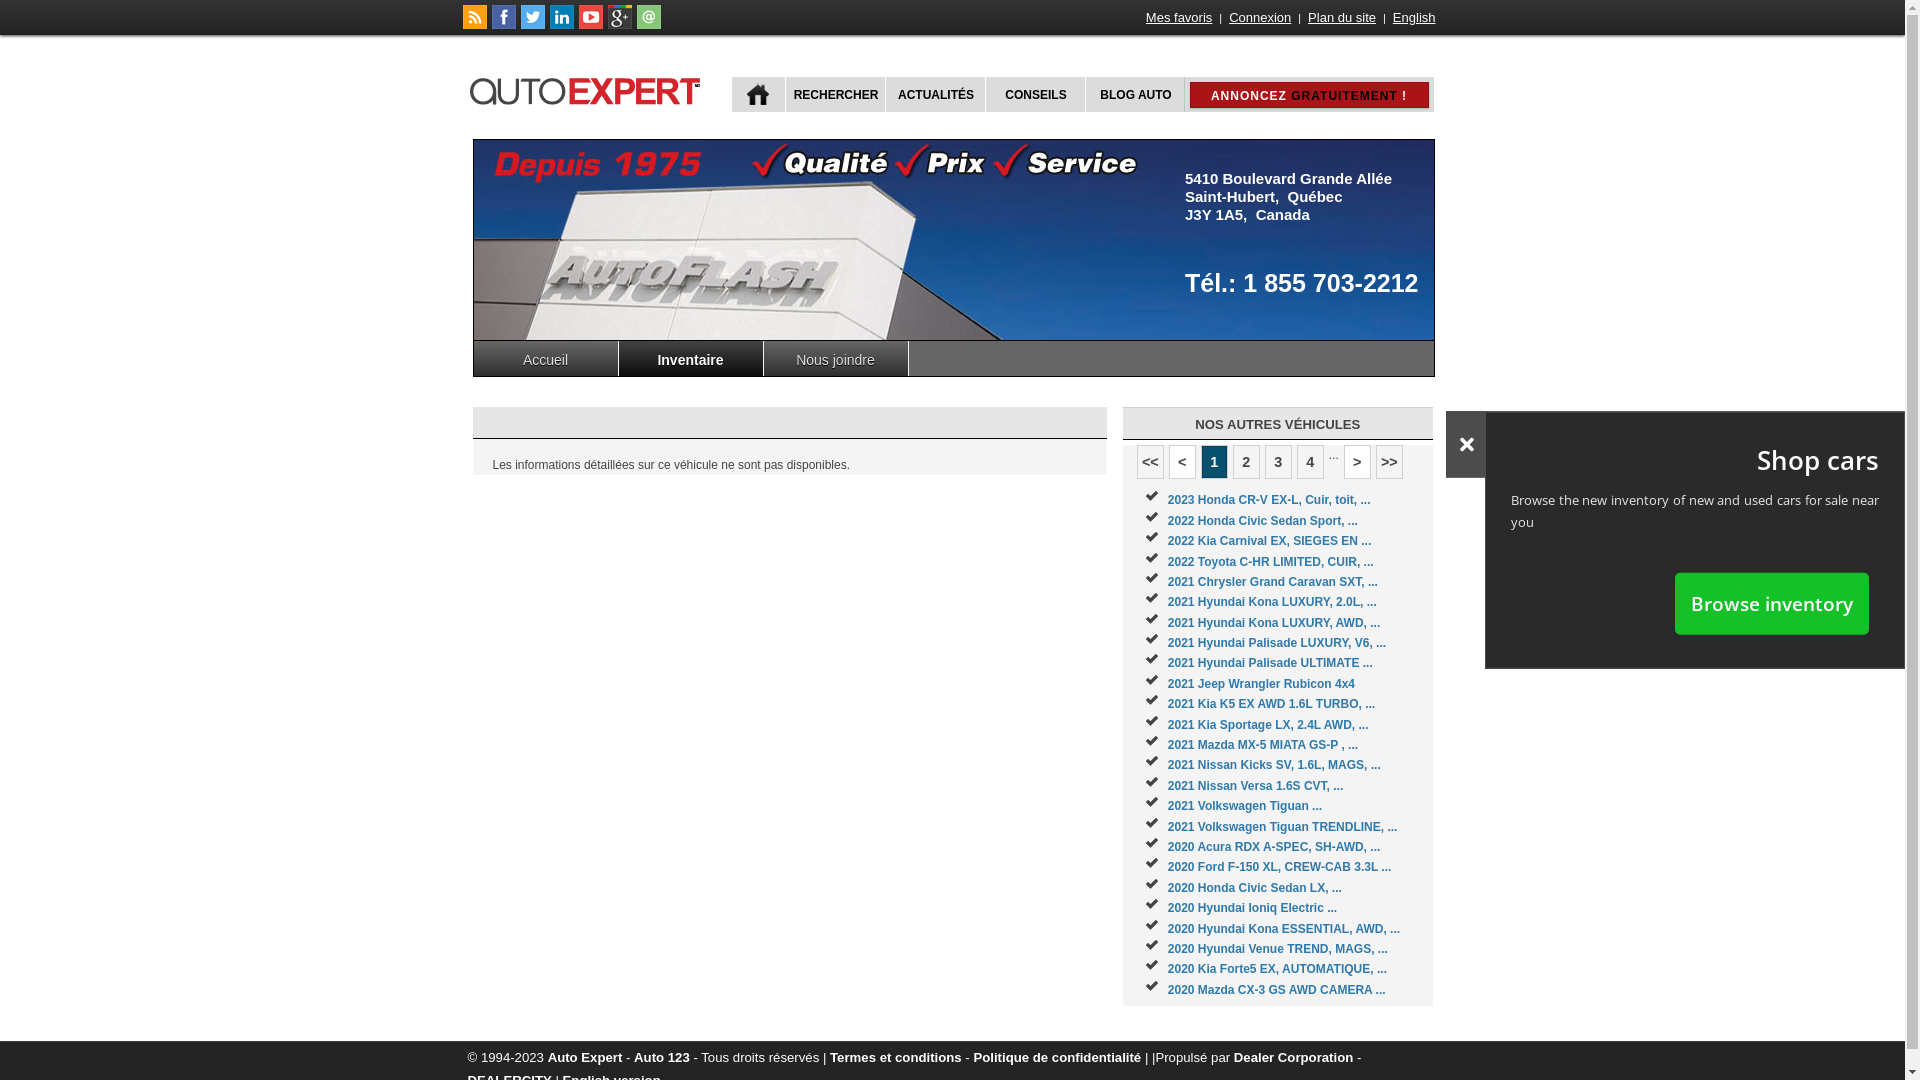 The height and width of the screenshot is (1080, 1920). What do you see at coordinates (1167, 847) in the screenshot?
I see `'2020 Acura RDX A-SPEC, SH-AWD, ...'` at bounding box center [1167, 847].